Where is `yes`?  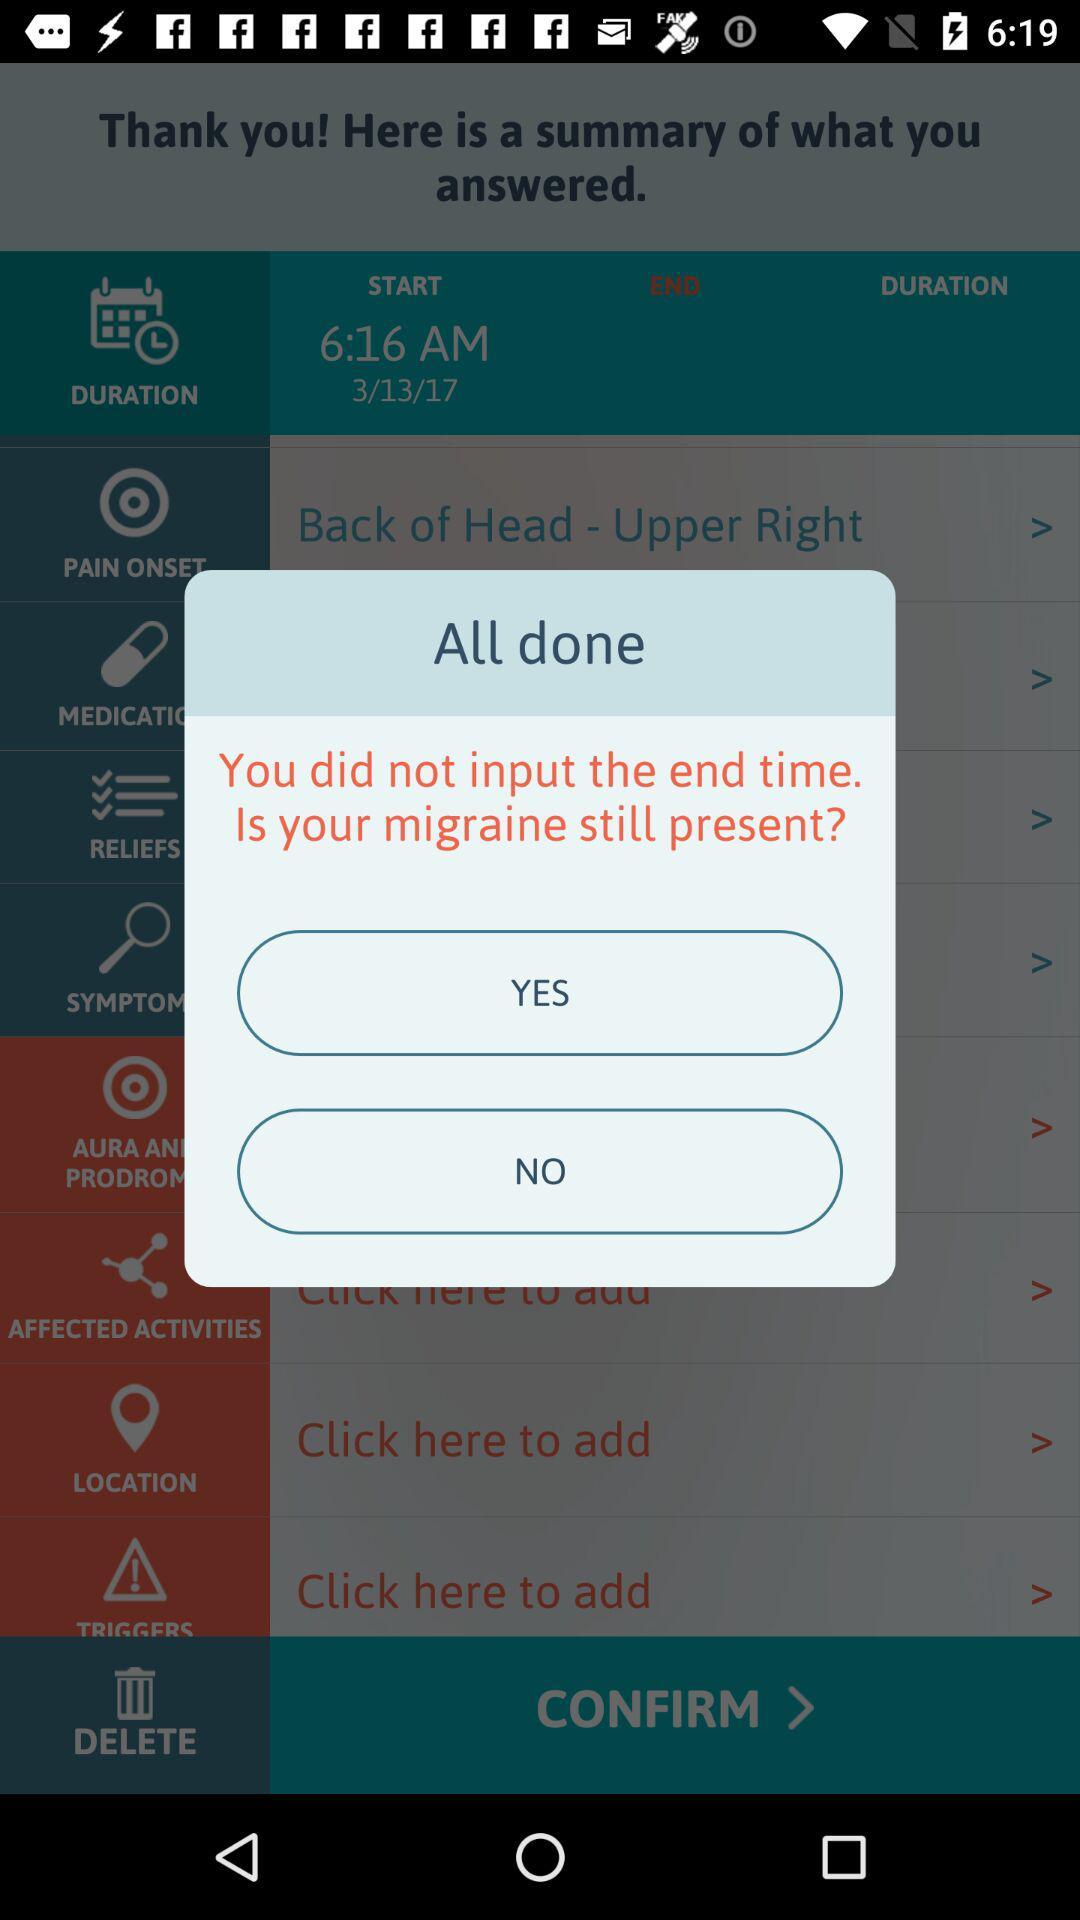
yes is located at coordinates (540, 993).